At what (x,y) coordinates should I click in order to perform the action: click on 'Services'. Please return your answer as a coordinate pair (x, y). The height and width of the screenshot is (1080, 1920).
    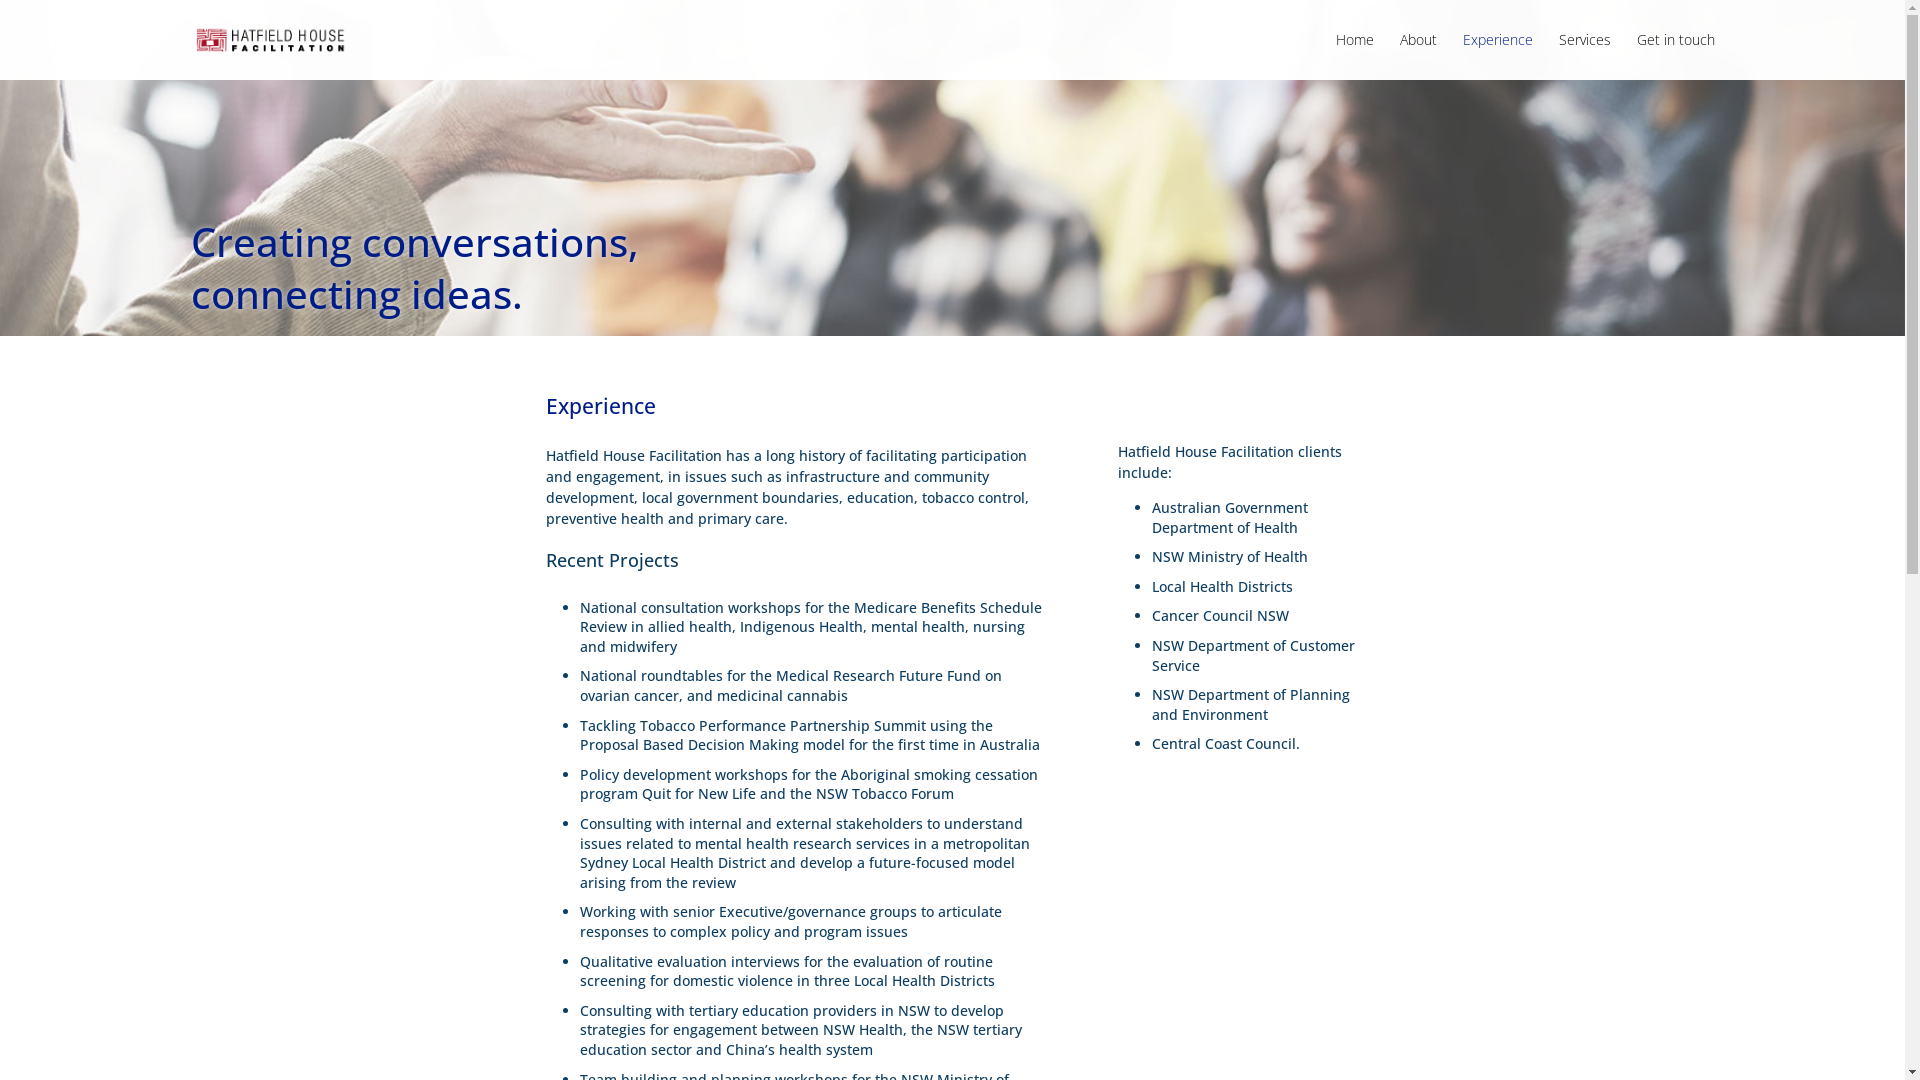
    Looking at the image, I should click on (1583, 55).